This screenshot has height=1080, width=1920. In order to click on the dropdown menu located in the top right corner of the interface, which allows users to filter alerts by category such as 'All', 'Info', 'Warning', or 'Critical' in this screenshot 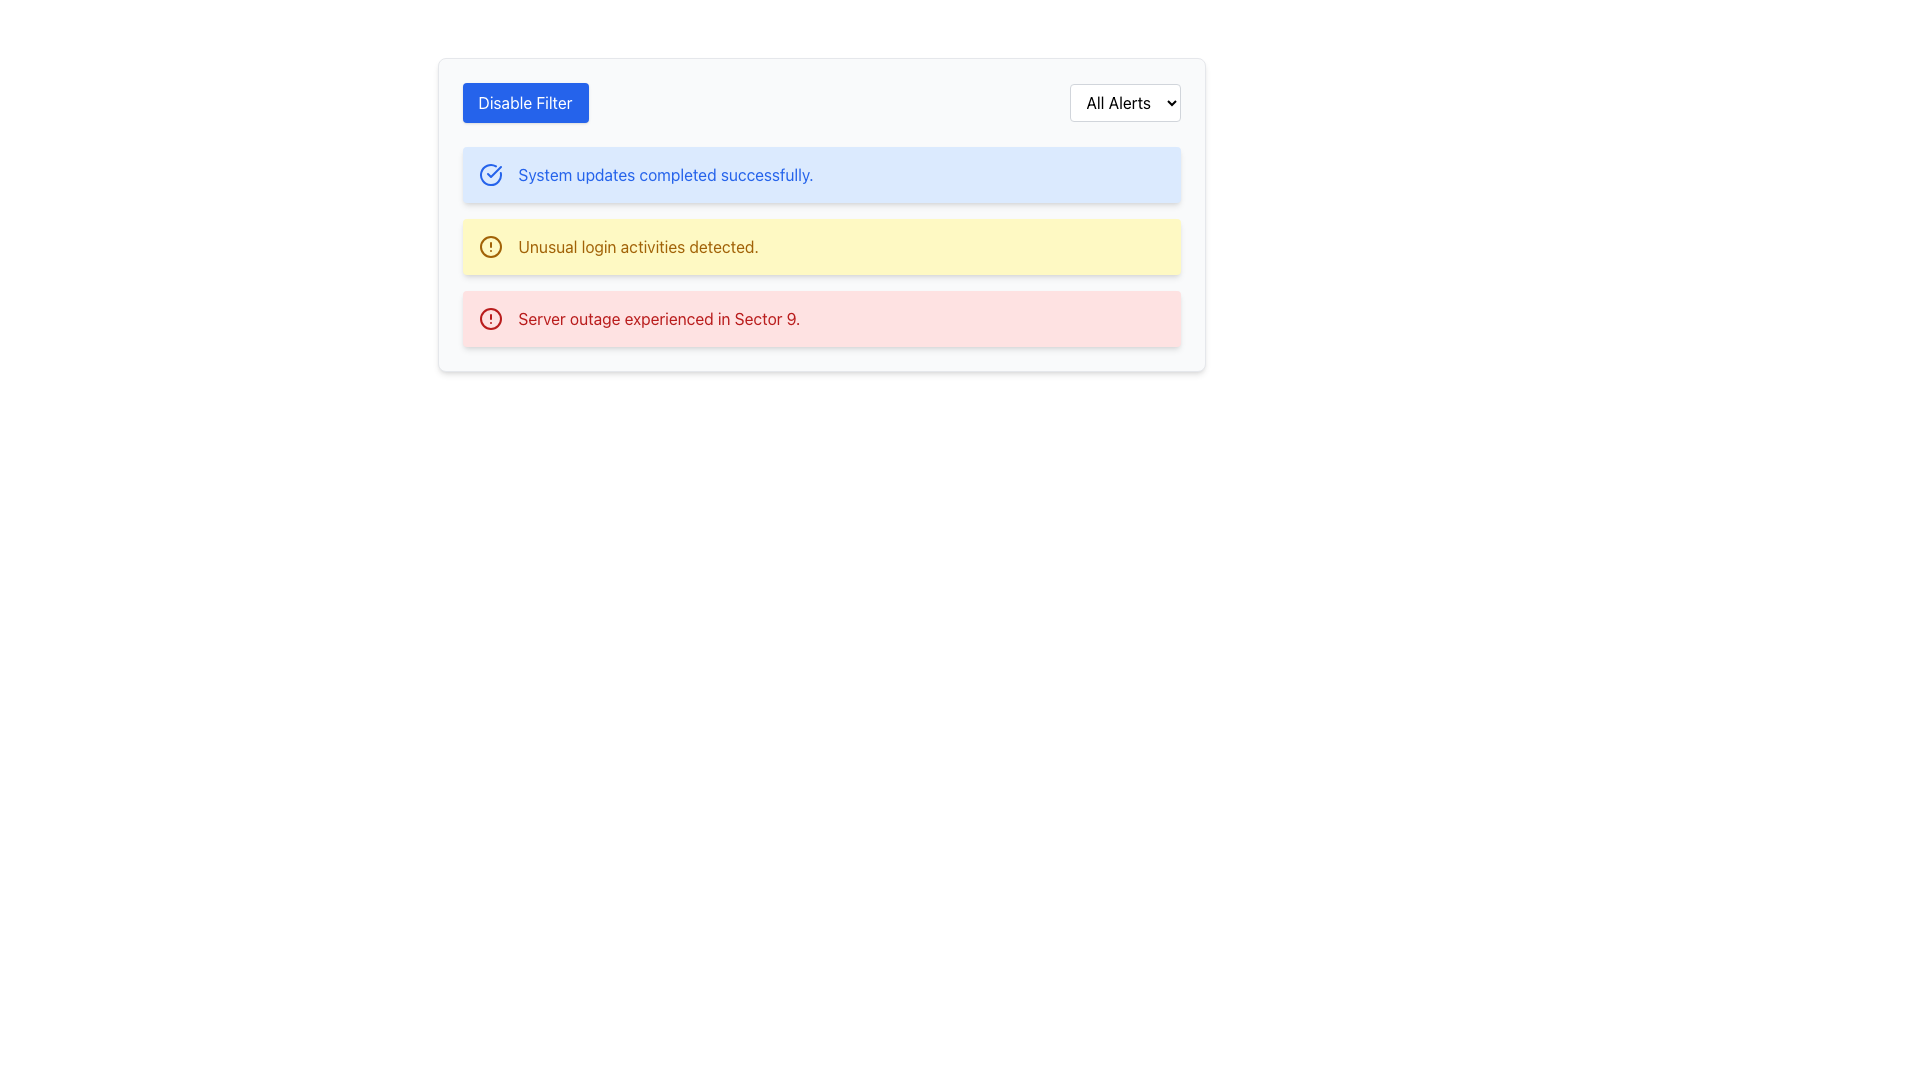, I will do `click(1124, 103)`.